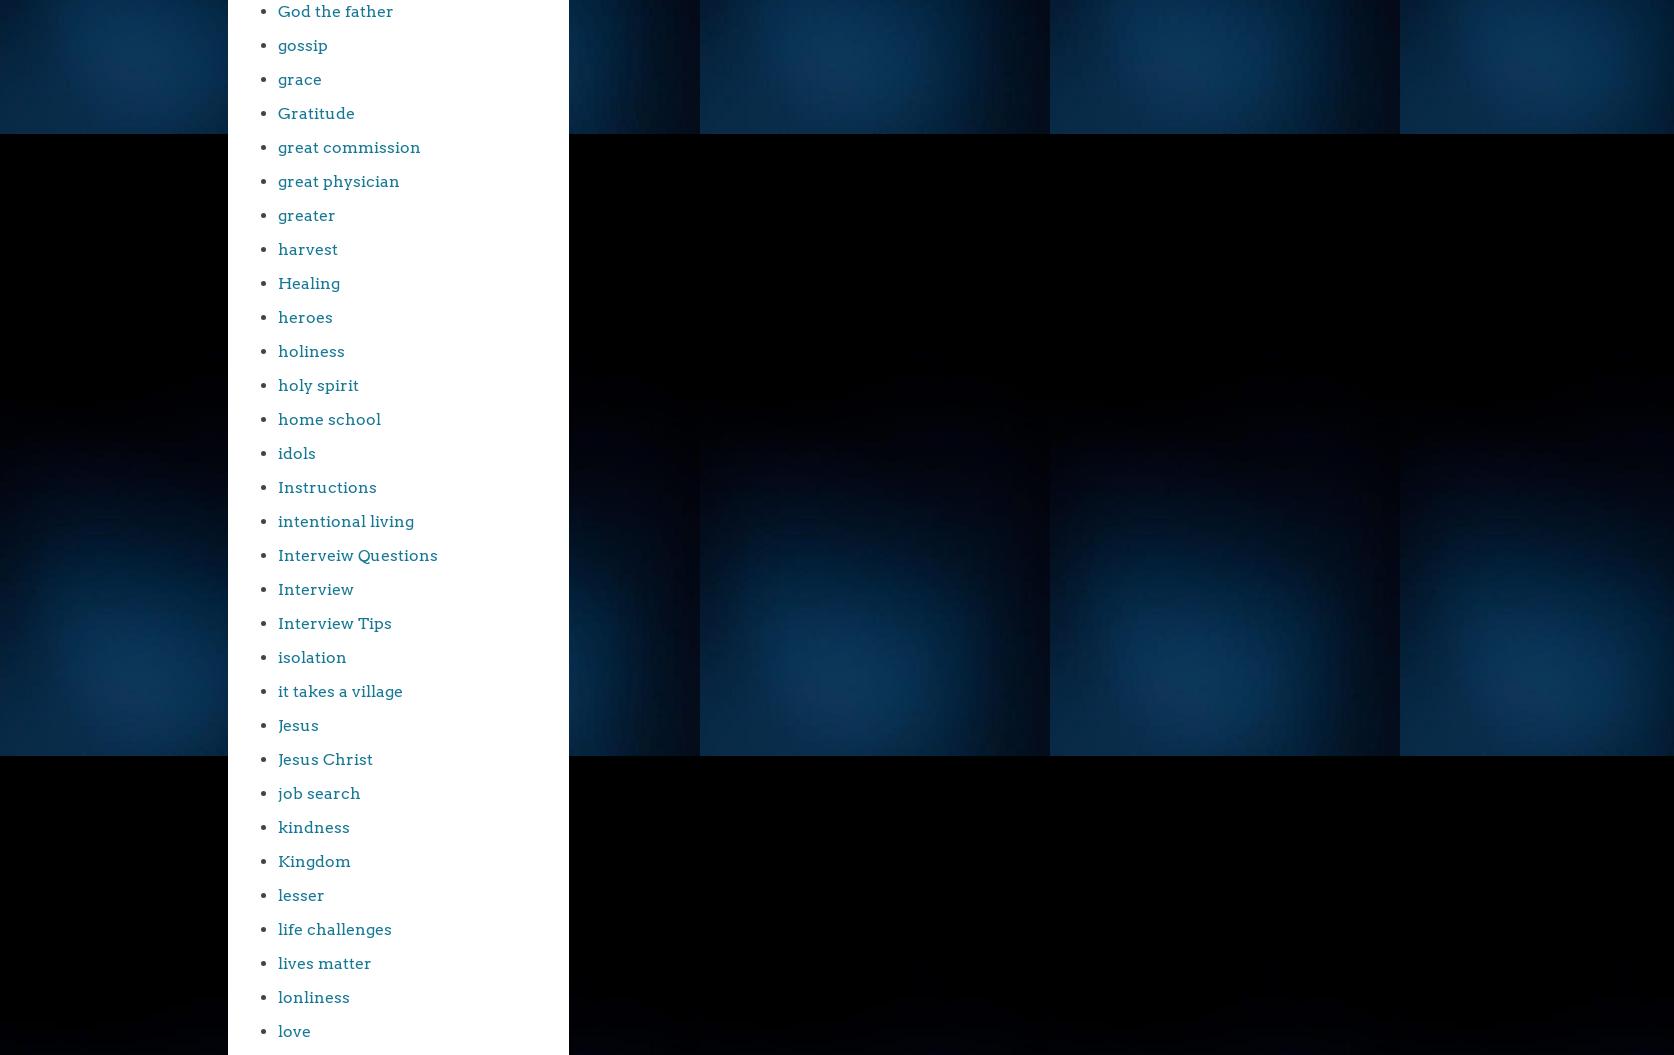  I want to click on 'idols', so click(296, 452).